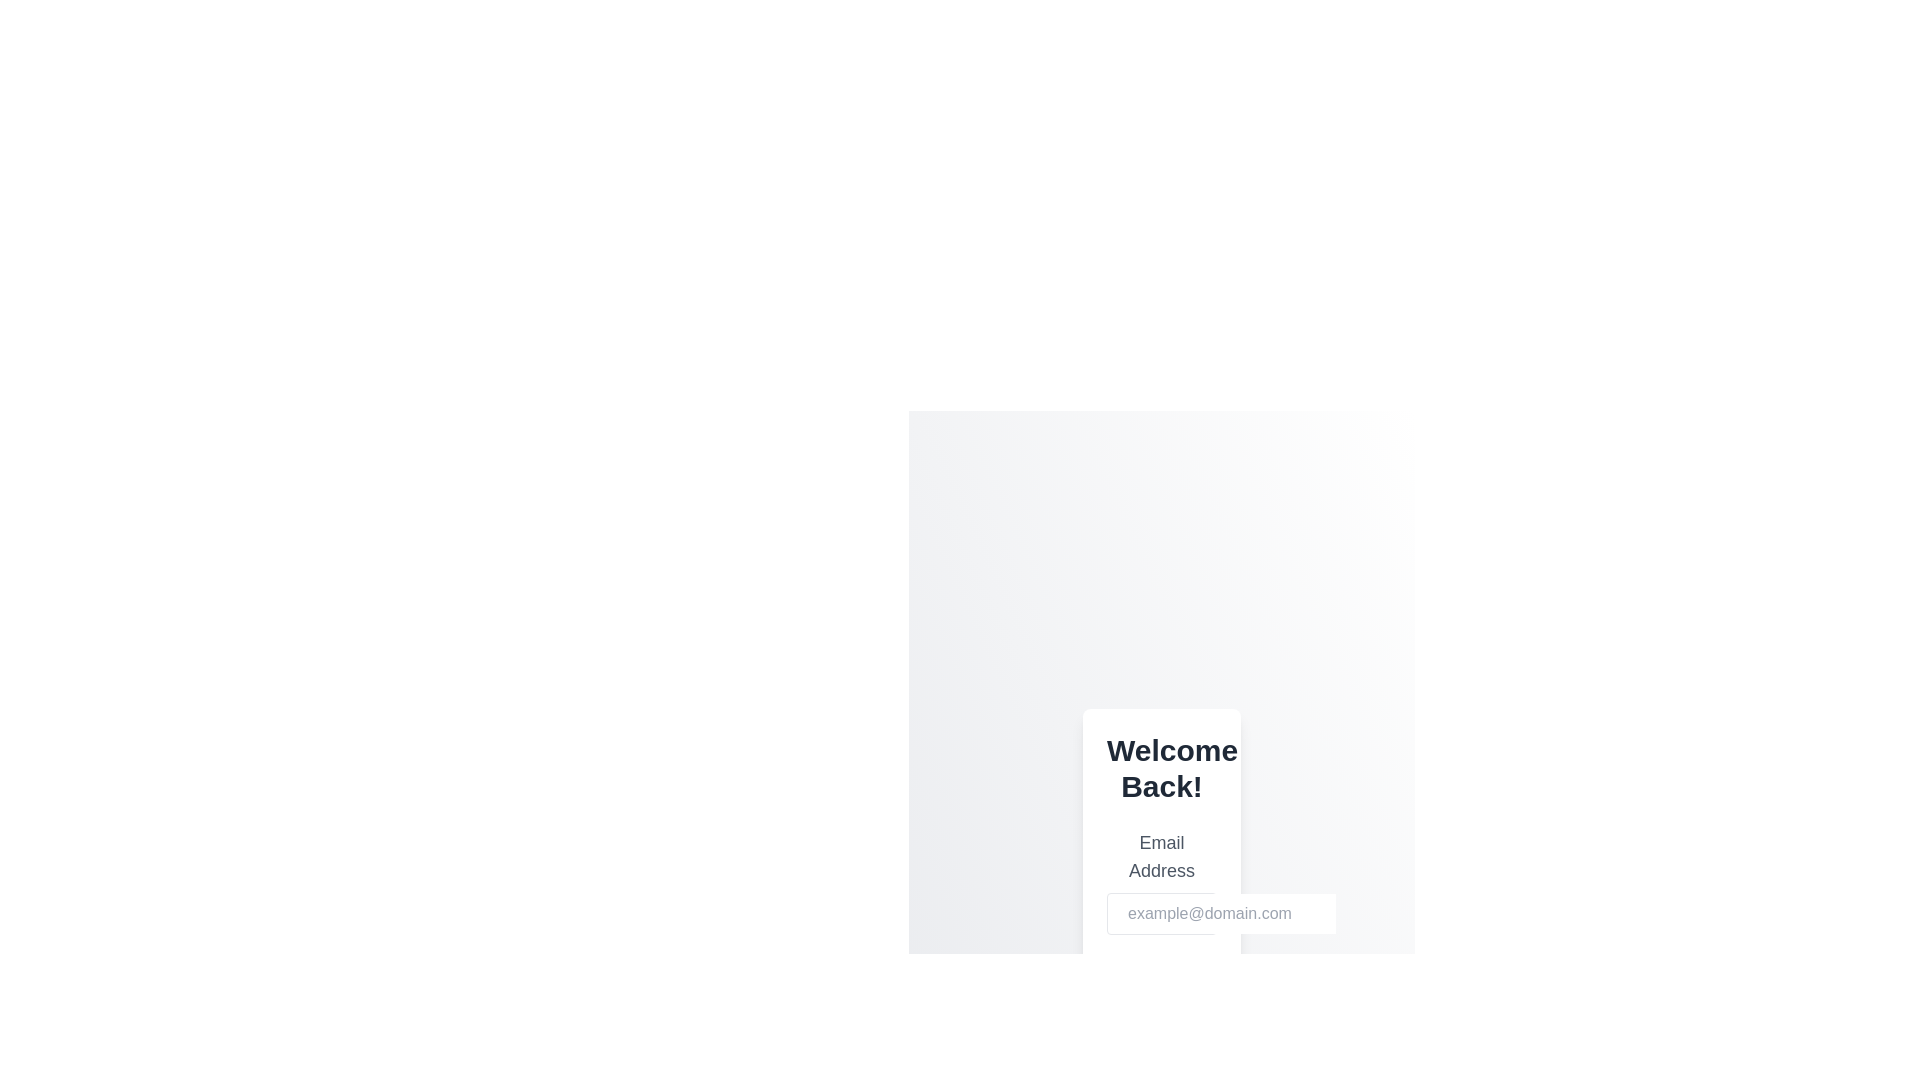 The width and height of the screenshot is (1920, 1080). Describe the element at coordinates (1161, 914) in the screenshot. I see `the text input field for 'Email Address' which is styled with a border and rounded corners, displaying the placeholder 'example@domain.com'` at that location.